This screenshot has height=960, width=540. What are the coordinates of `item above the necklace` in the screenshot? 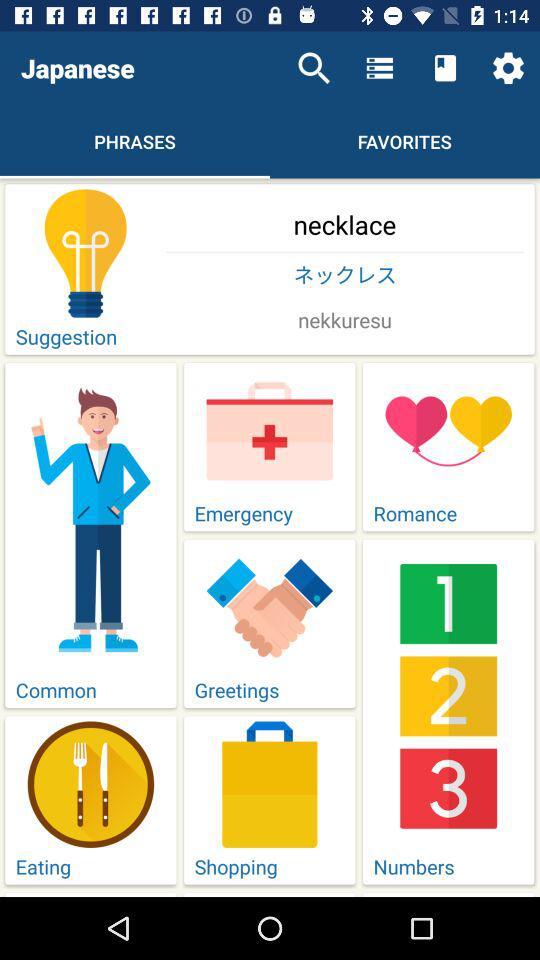 It's located at (508, 68).